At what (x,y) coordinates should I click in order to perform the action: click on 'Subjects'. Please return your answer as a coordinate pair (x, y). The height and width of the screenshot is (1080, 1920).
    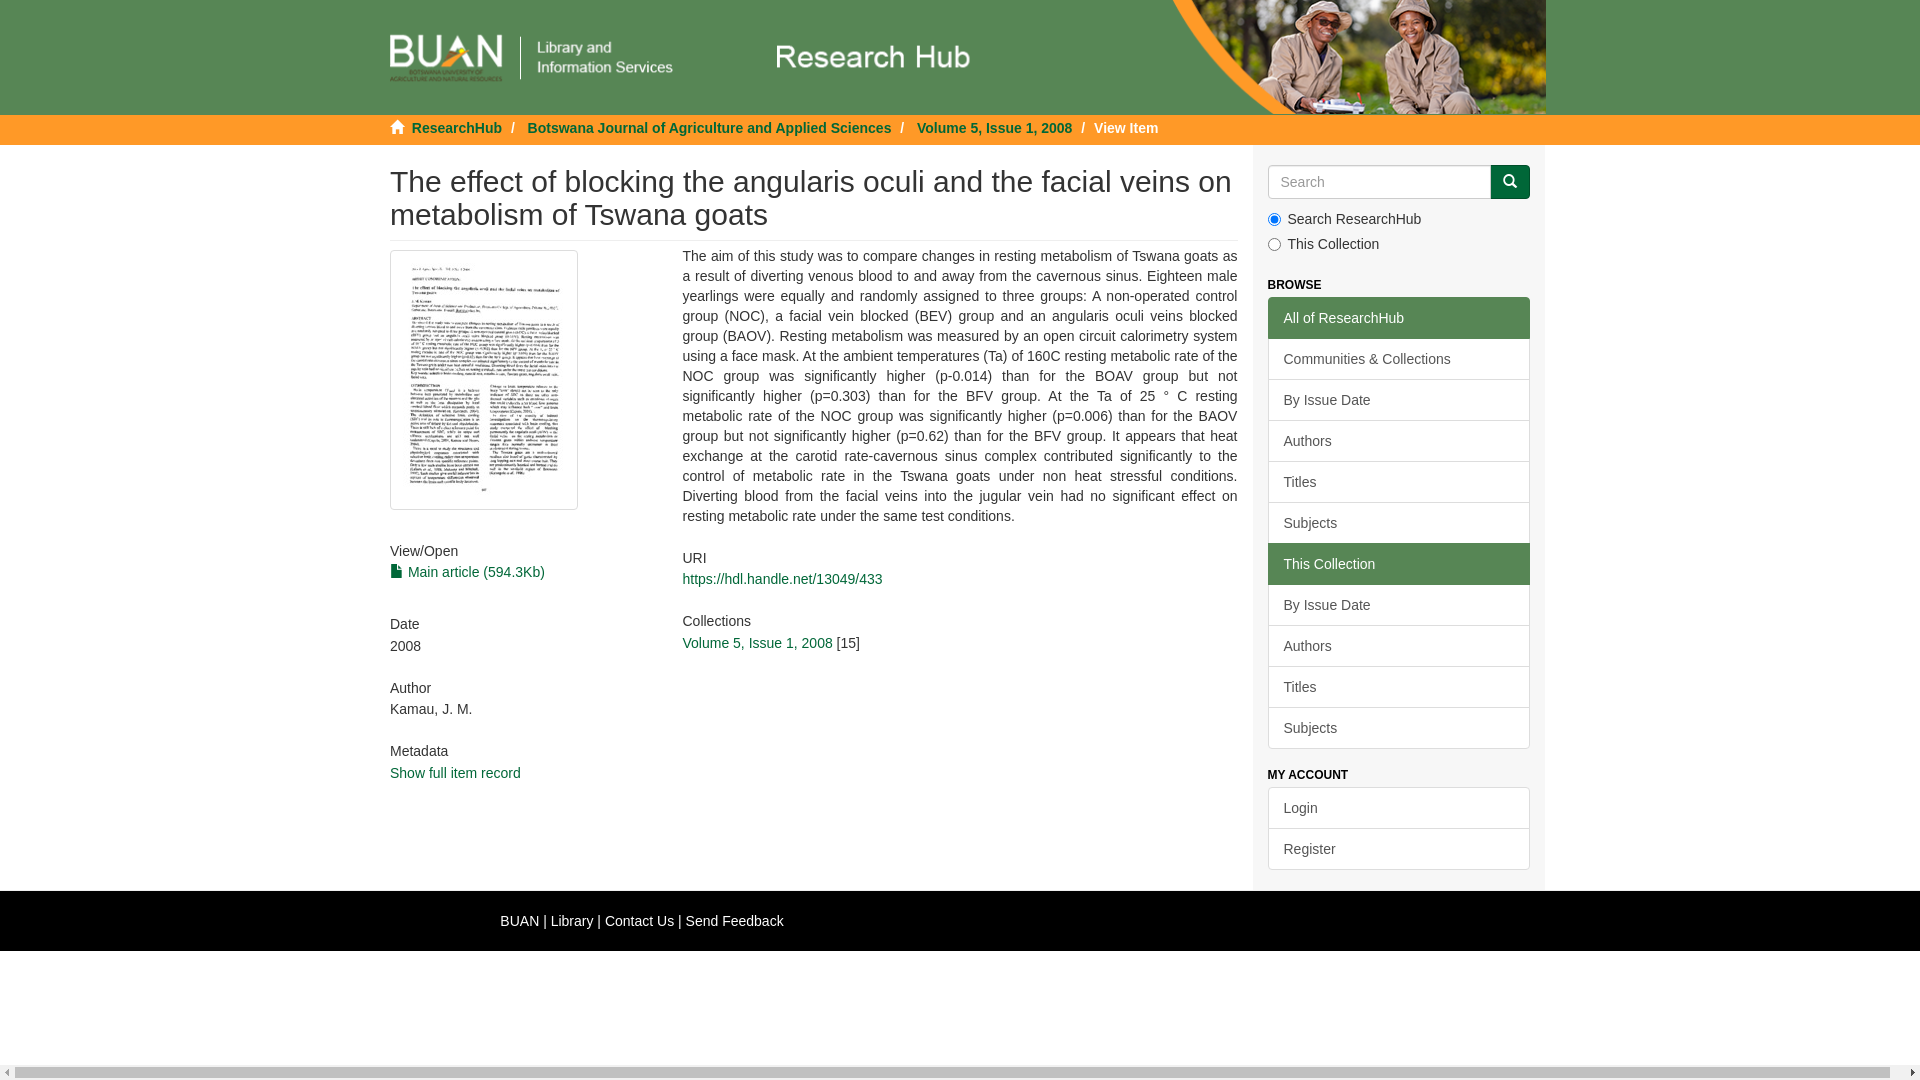
    Looking at the image, I should click on (1398, 728).